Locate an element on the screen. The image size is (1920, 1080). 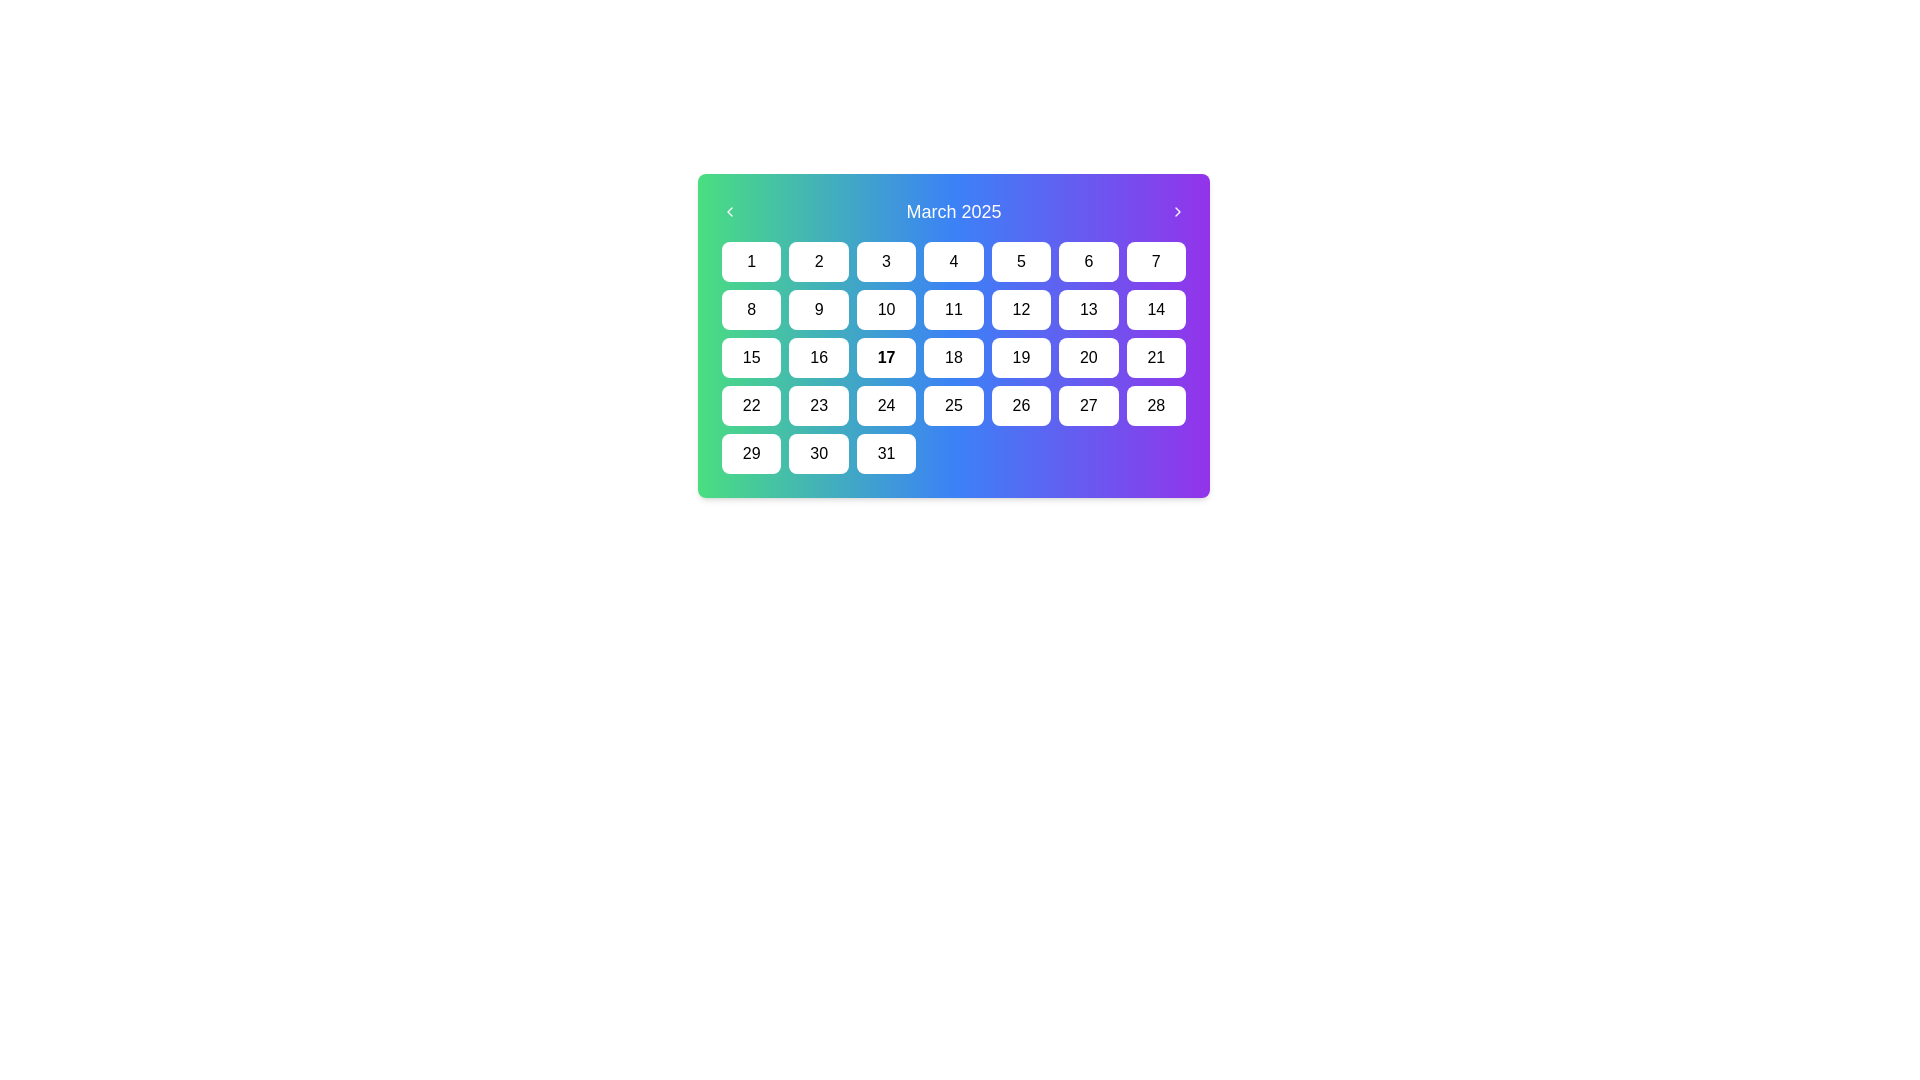
the text label displaying the number '18' in black on a white background, styled as a rounded button, part of the March 2025 calendar grid is located at coordinates (953, 357).